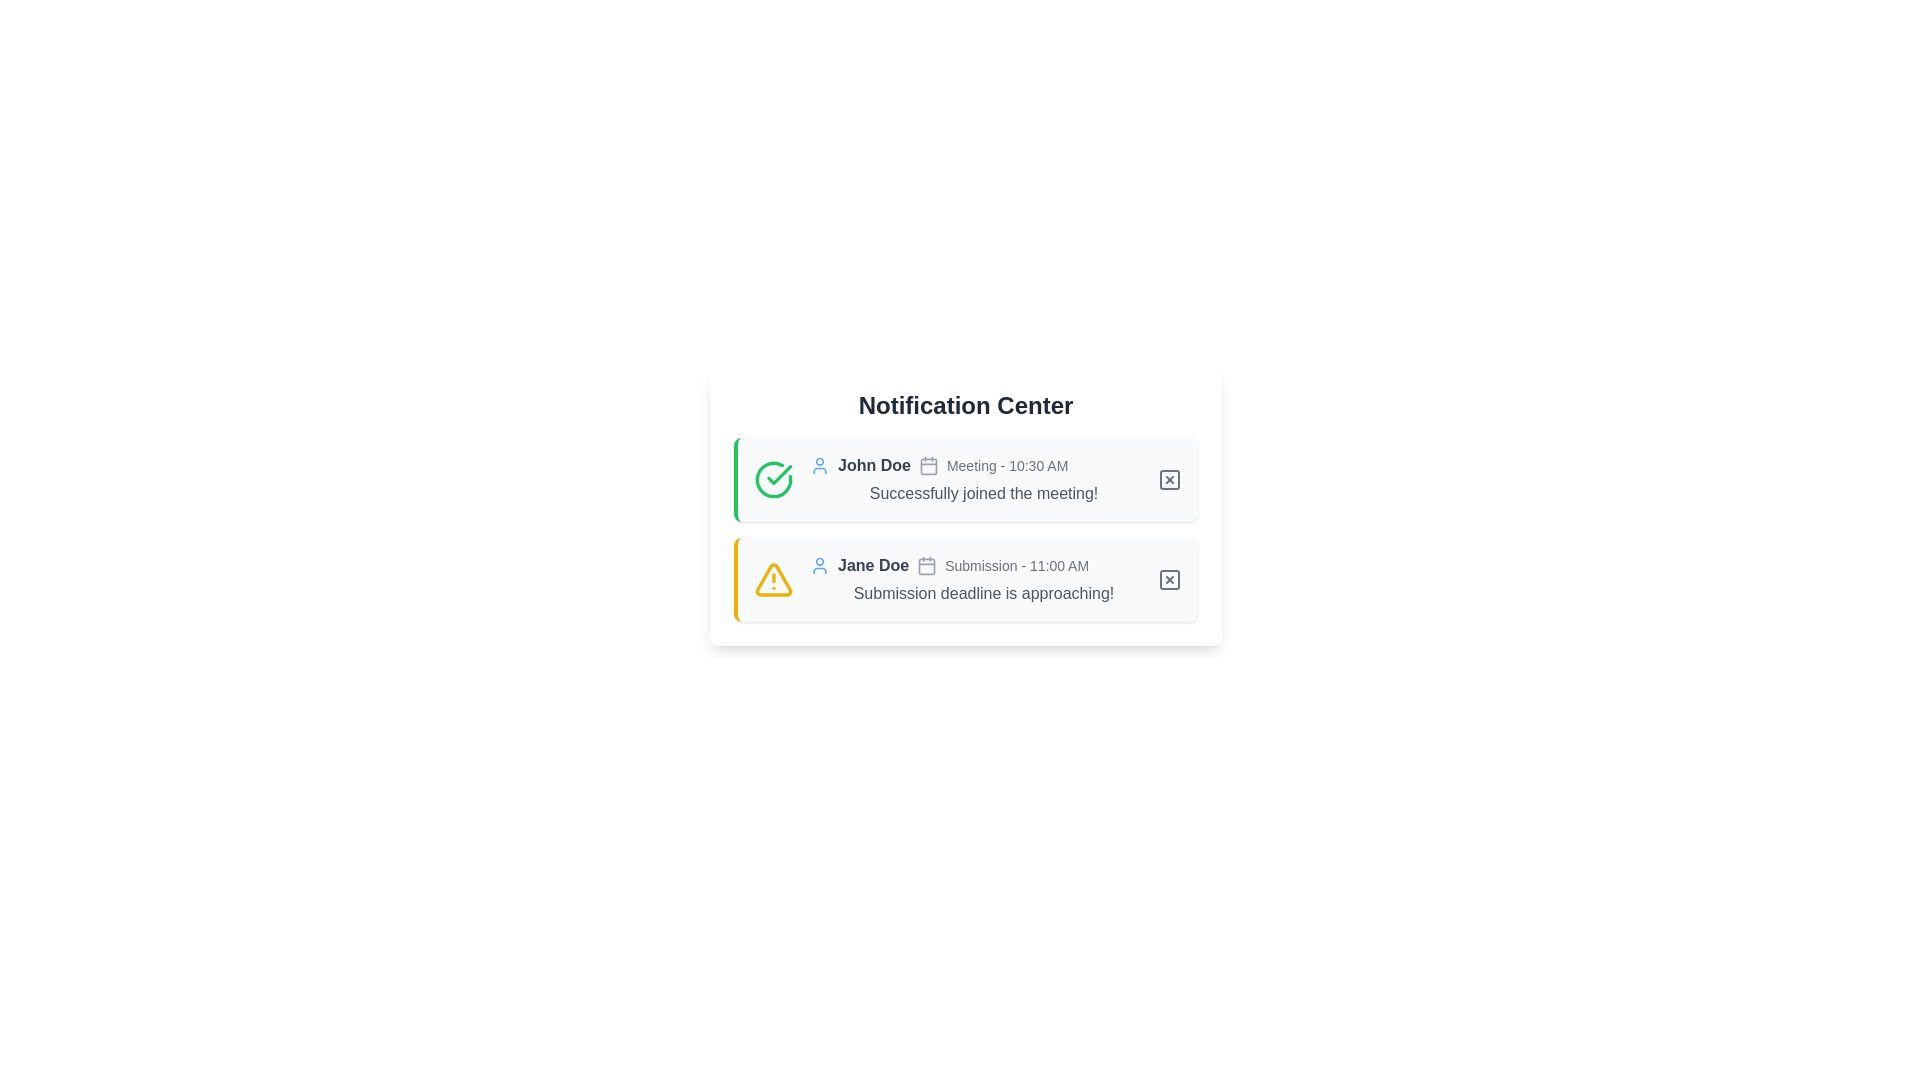 This screenshot has height=1080, width=1920. Describe the element at coordinates (1007, 466) in the screenshot. I see `text content of the informational text element displaying 'Meeting - 10:30 AM', located immediately to the right of the calendar icon and the name 'John Doe' in the notification panel` at that location.